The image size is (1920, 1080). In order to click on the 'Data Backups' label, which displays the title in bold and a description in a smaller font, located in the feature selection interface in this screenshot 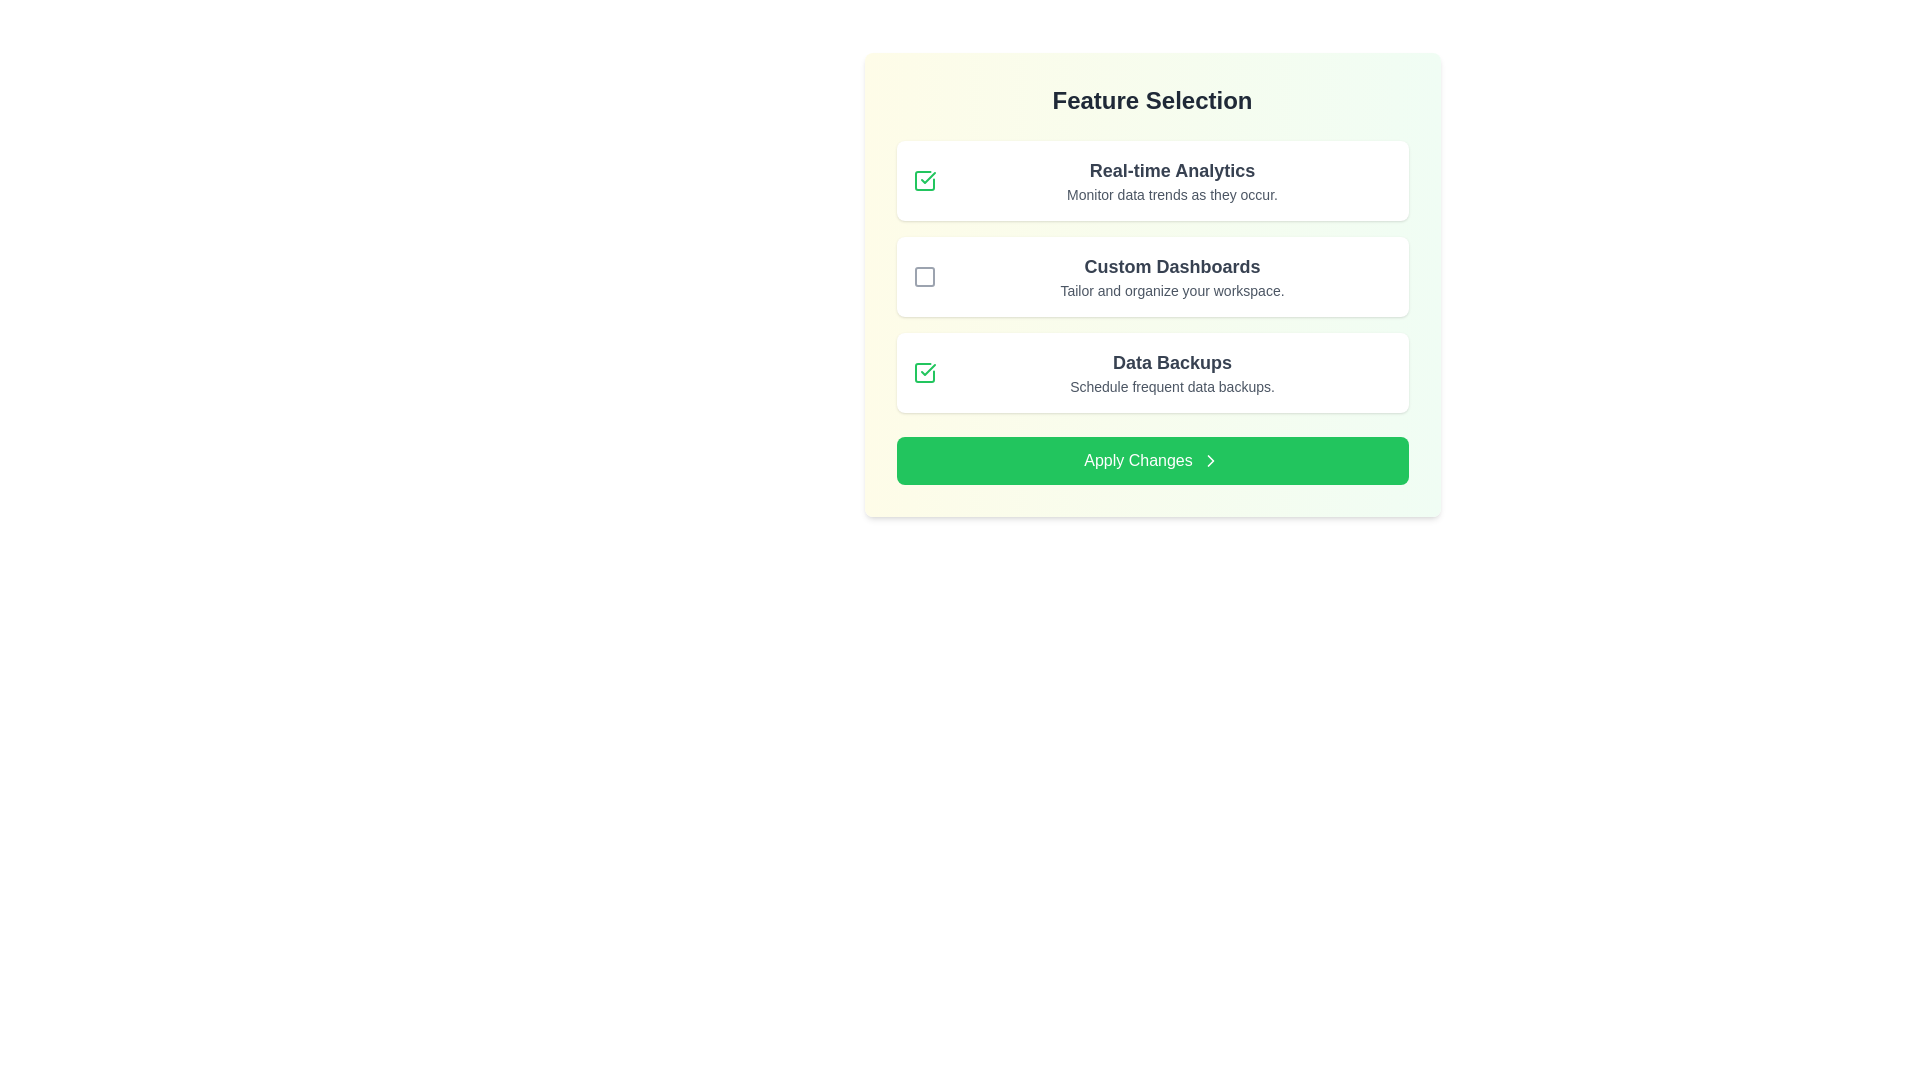, I will do `click(1172, 373)`.